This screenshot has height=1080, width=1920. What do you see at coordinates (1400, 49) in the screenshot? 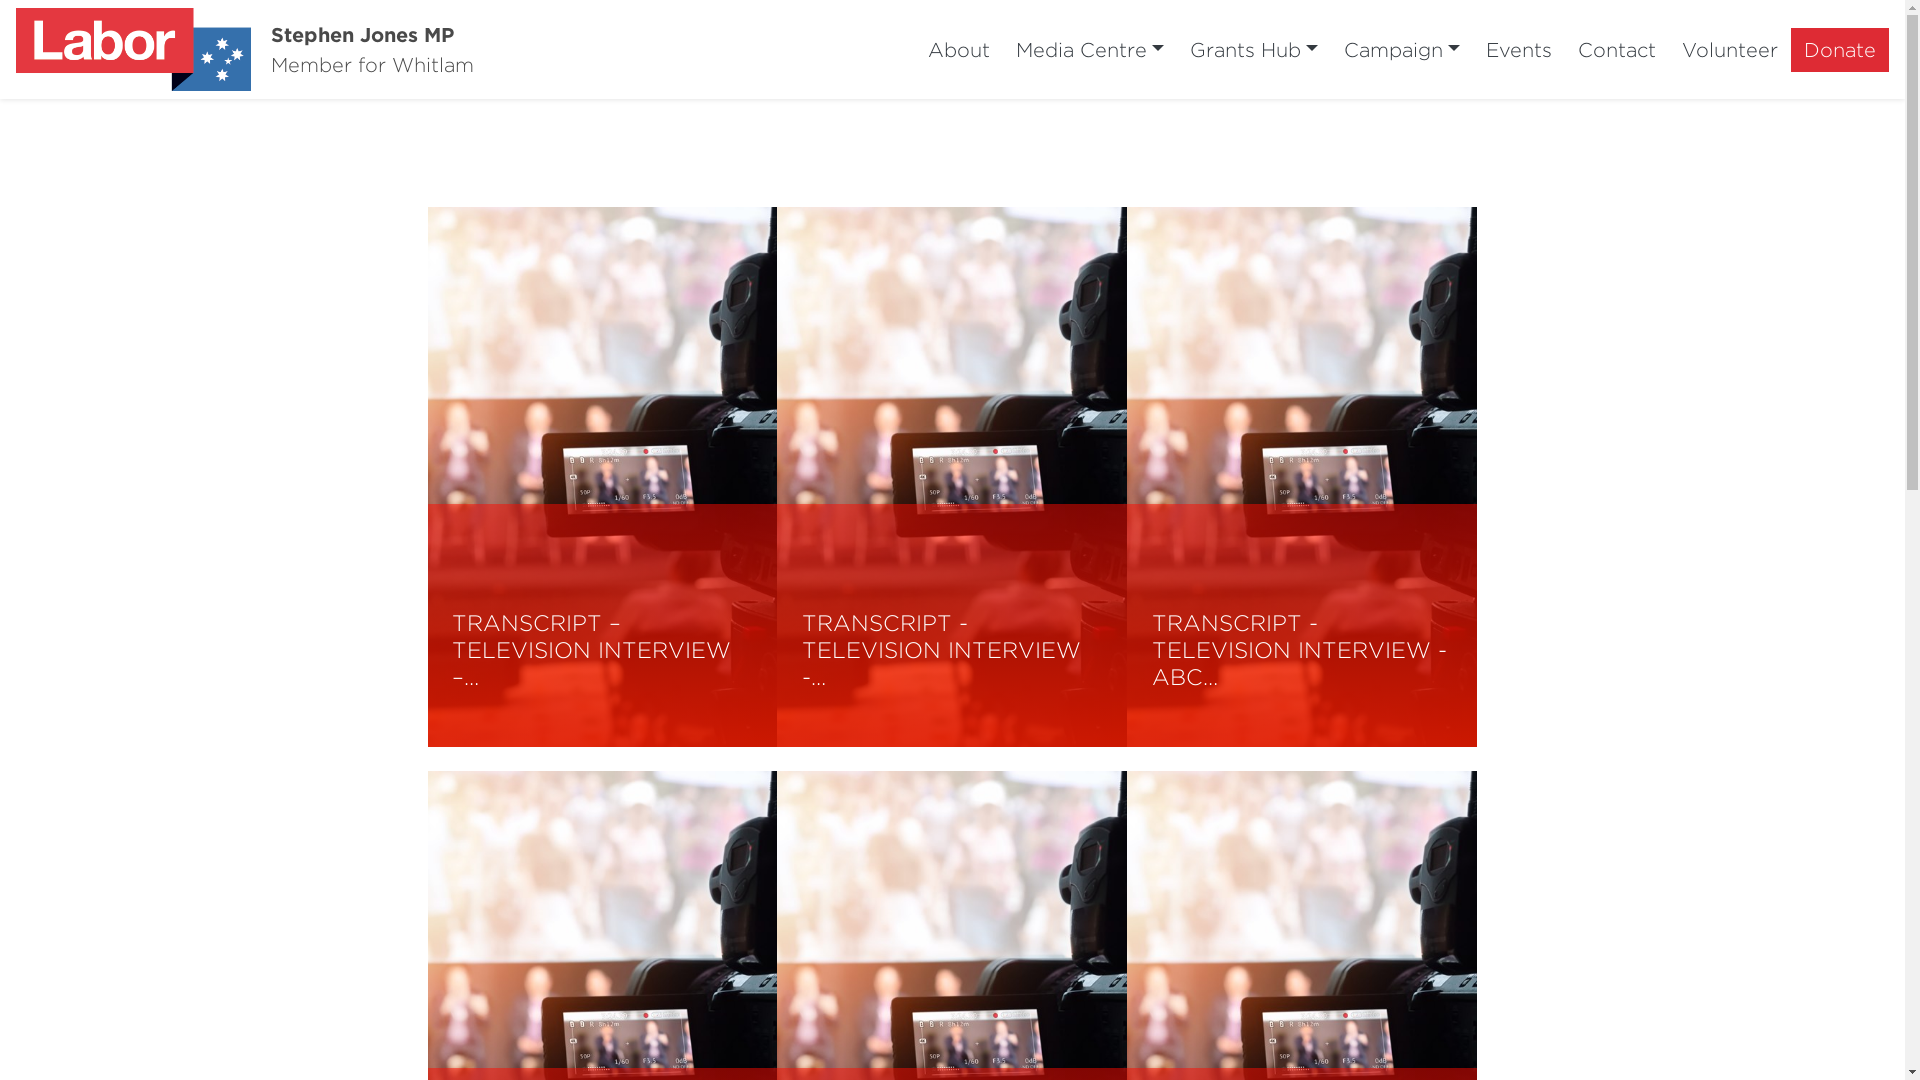
I see `'Campaign'` at bounding box center [1400, 49].